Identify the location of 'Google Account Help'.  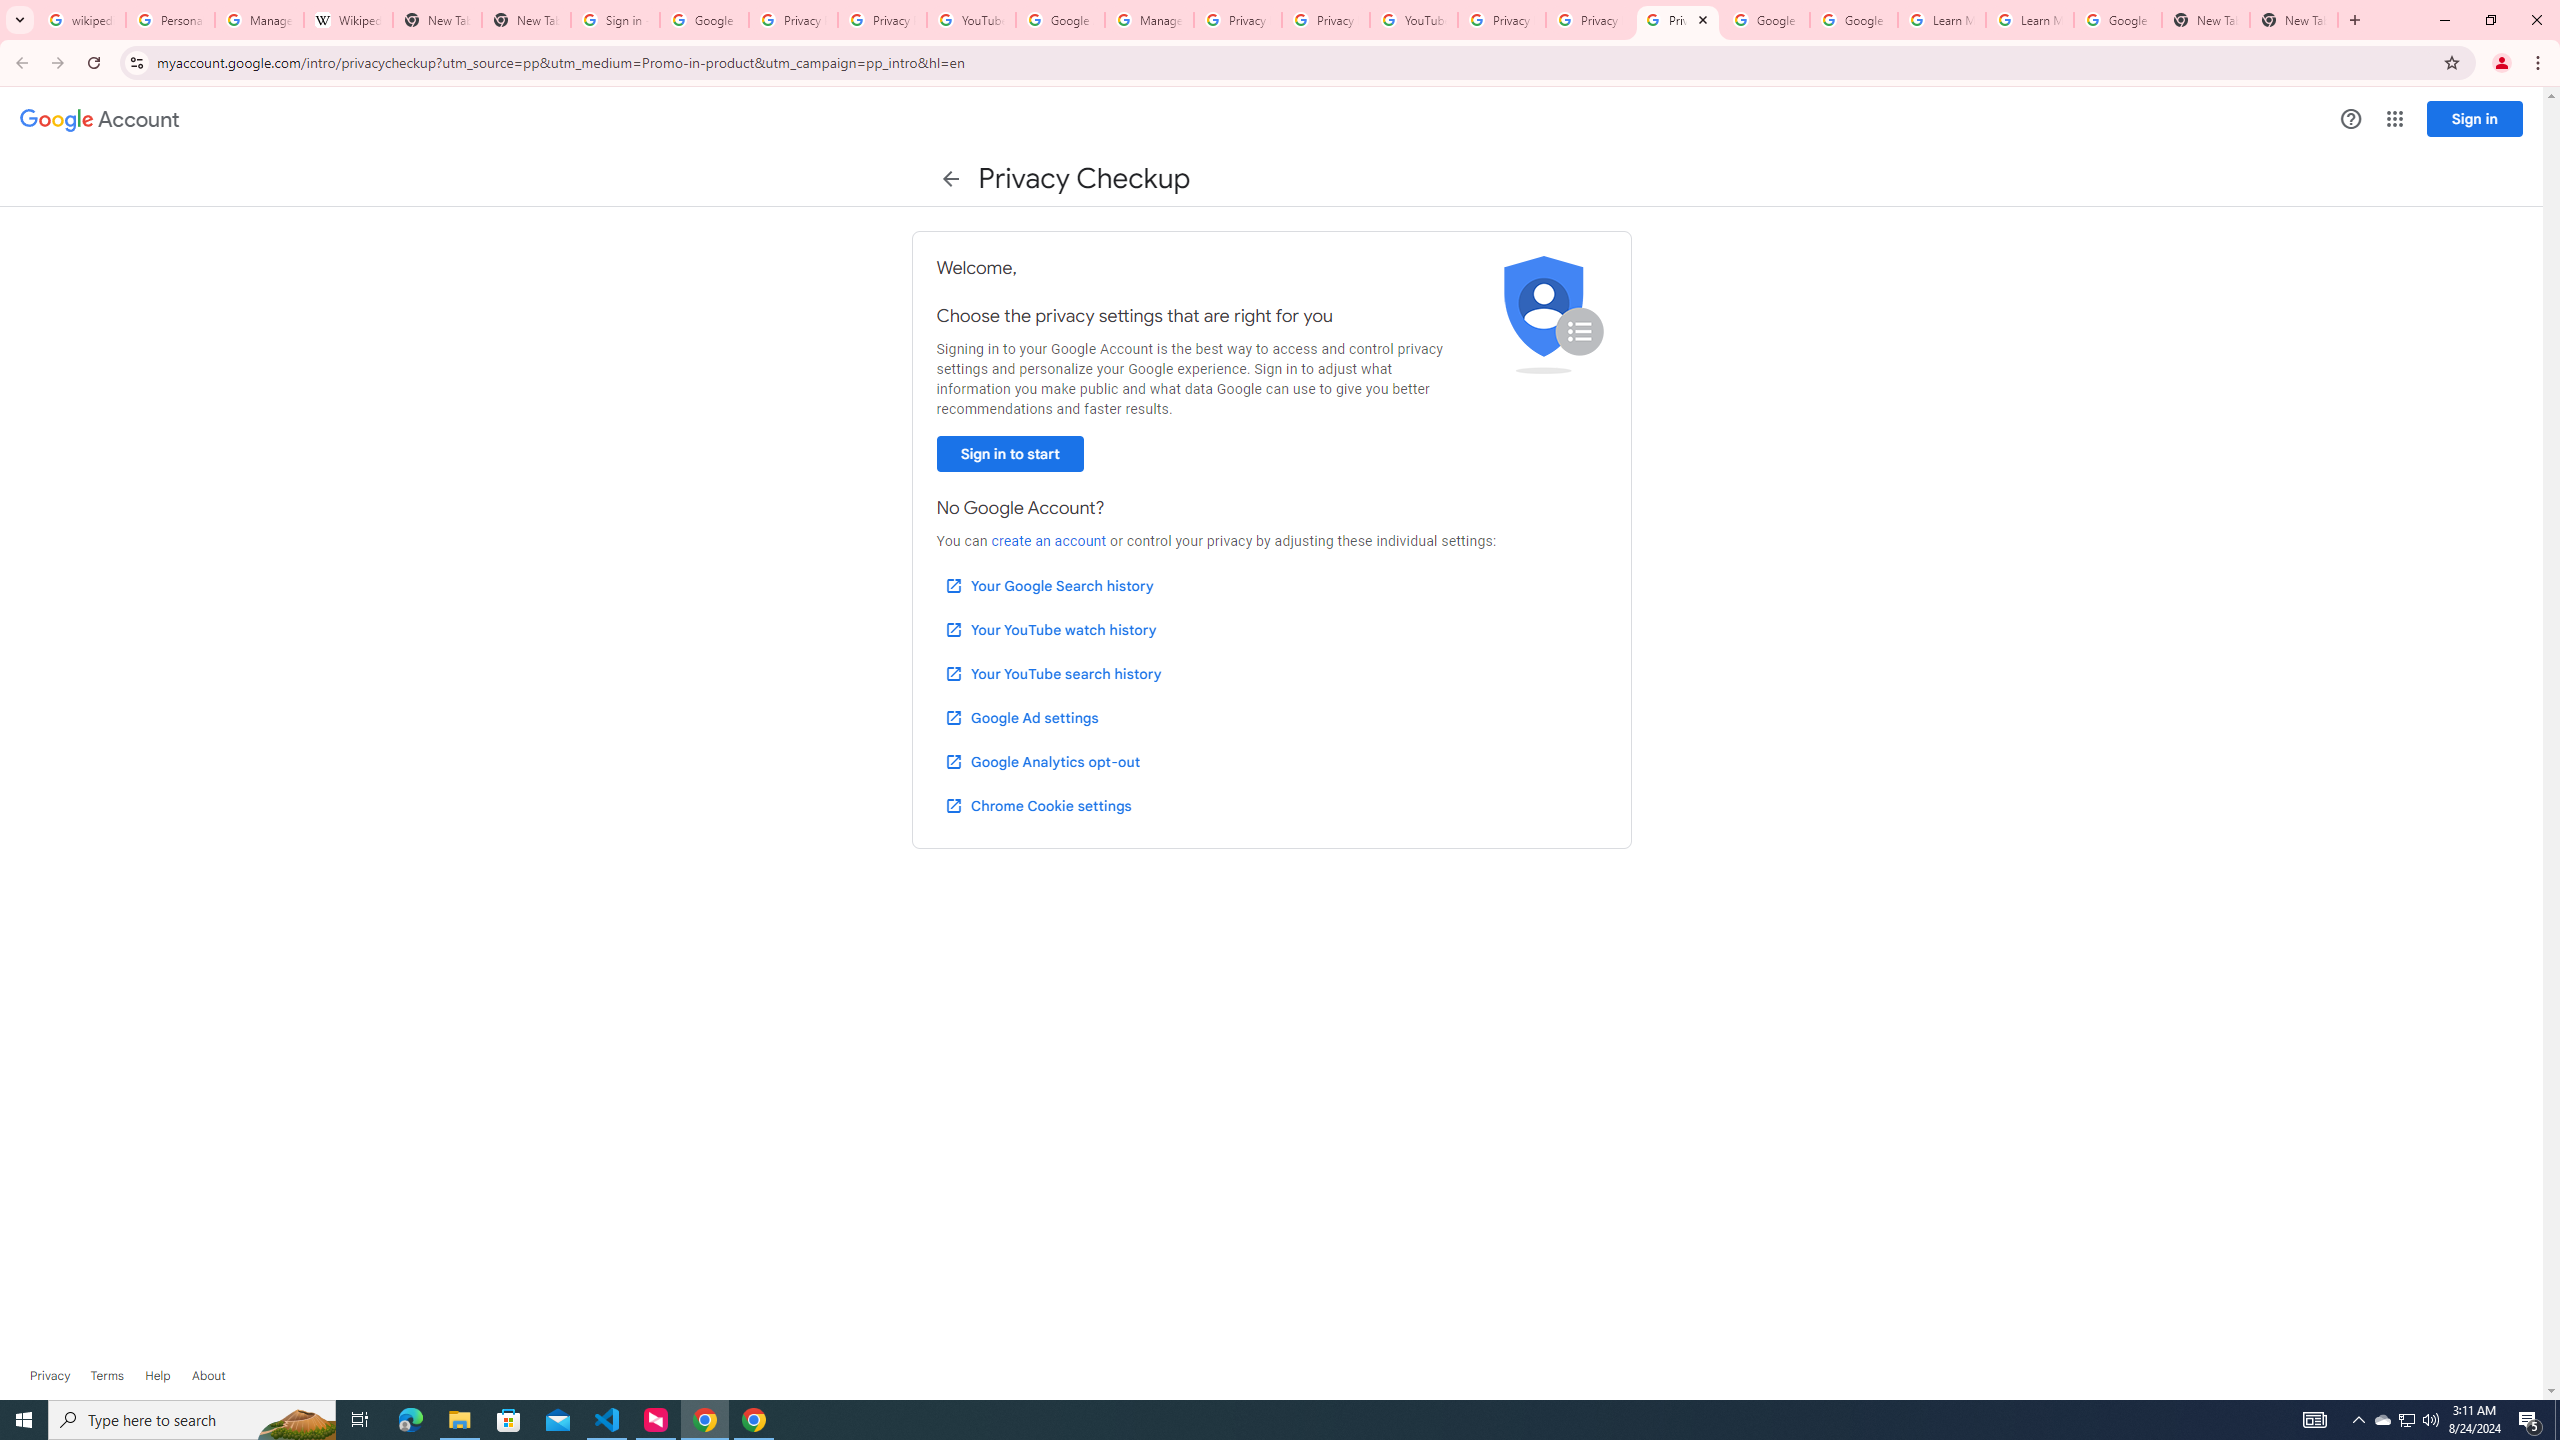
(1765, 19).